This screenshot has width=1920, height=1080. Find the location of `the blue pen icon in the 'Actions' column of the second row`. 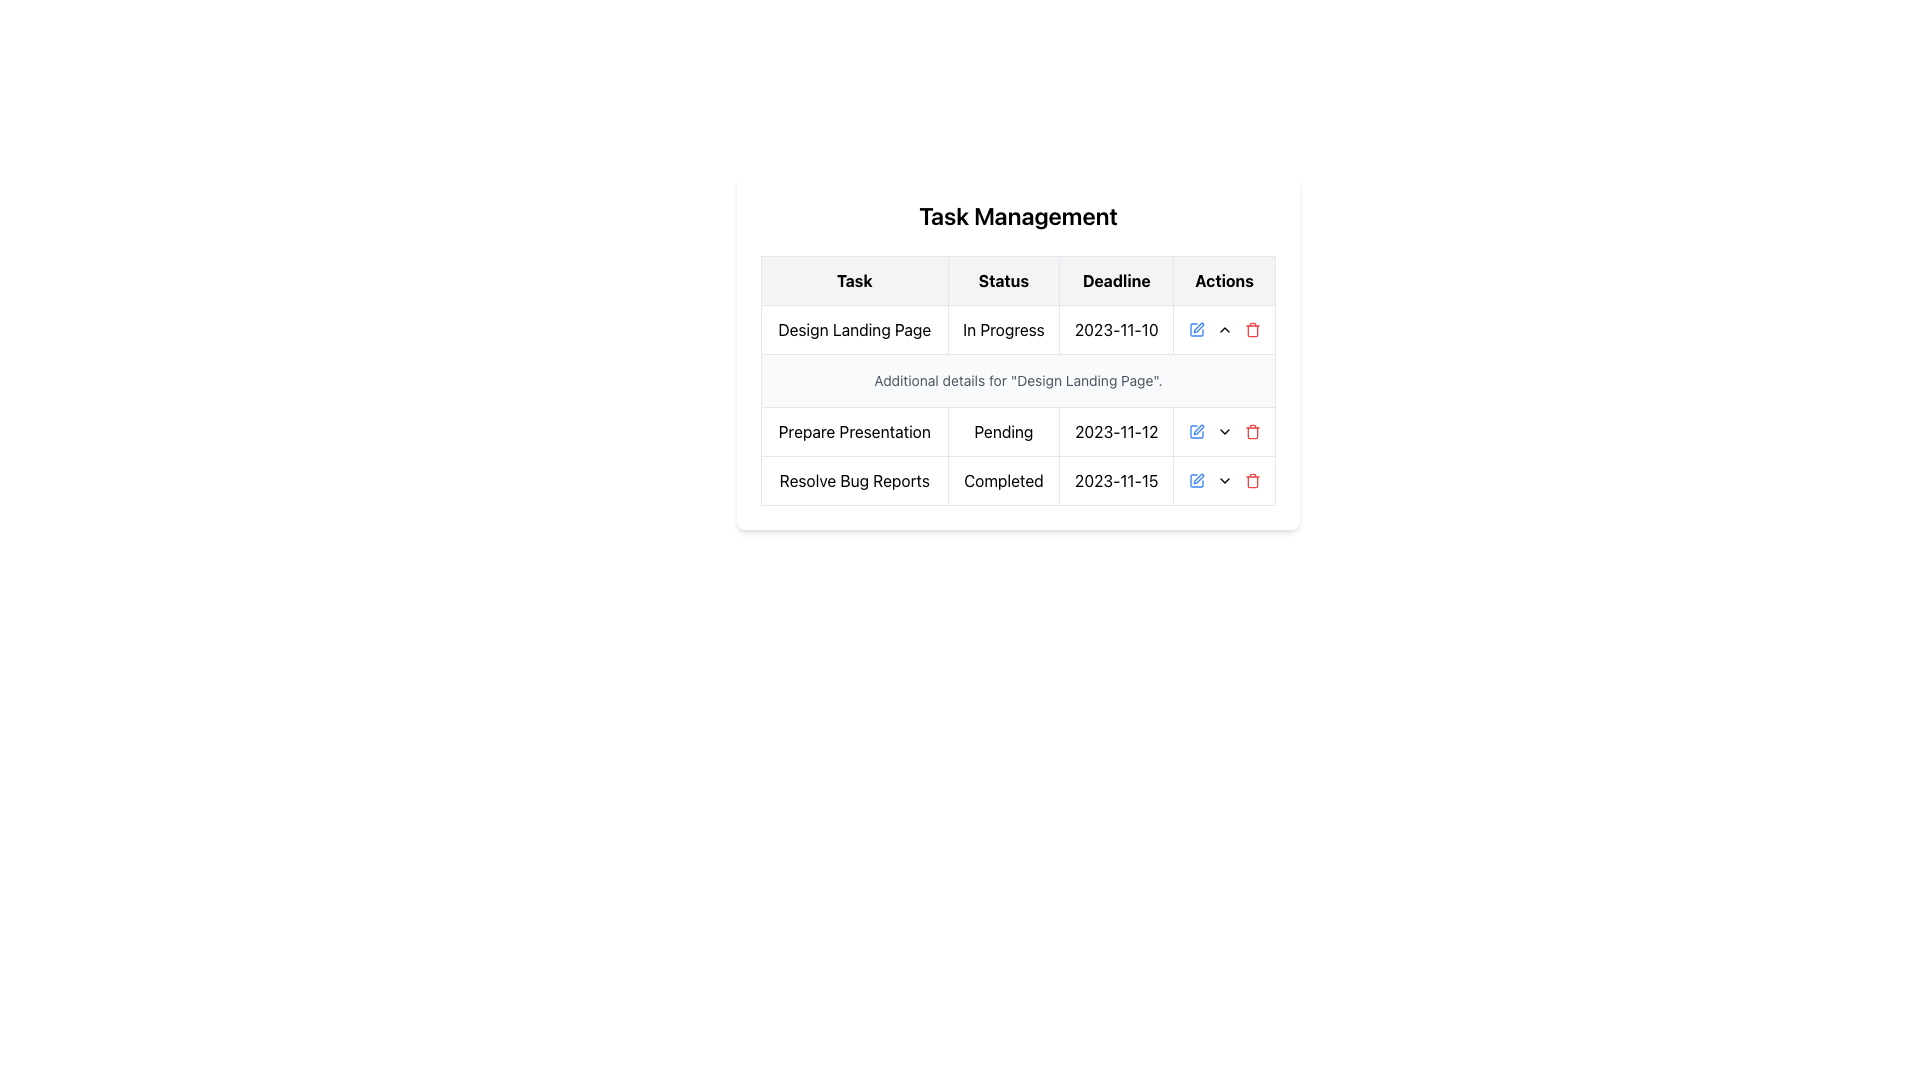

the blue pen icon in the 'Actions' column of the second row is located at coordinates (1198, 428).